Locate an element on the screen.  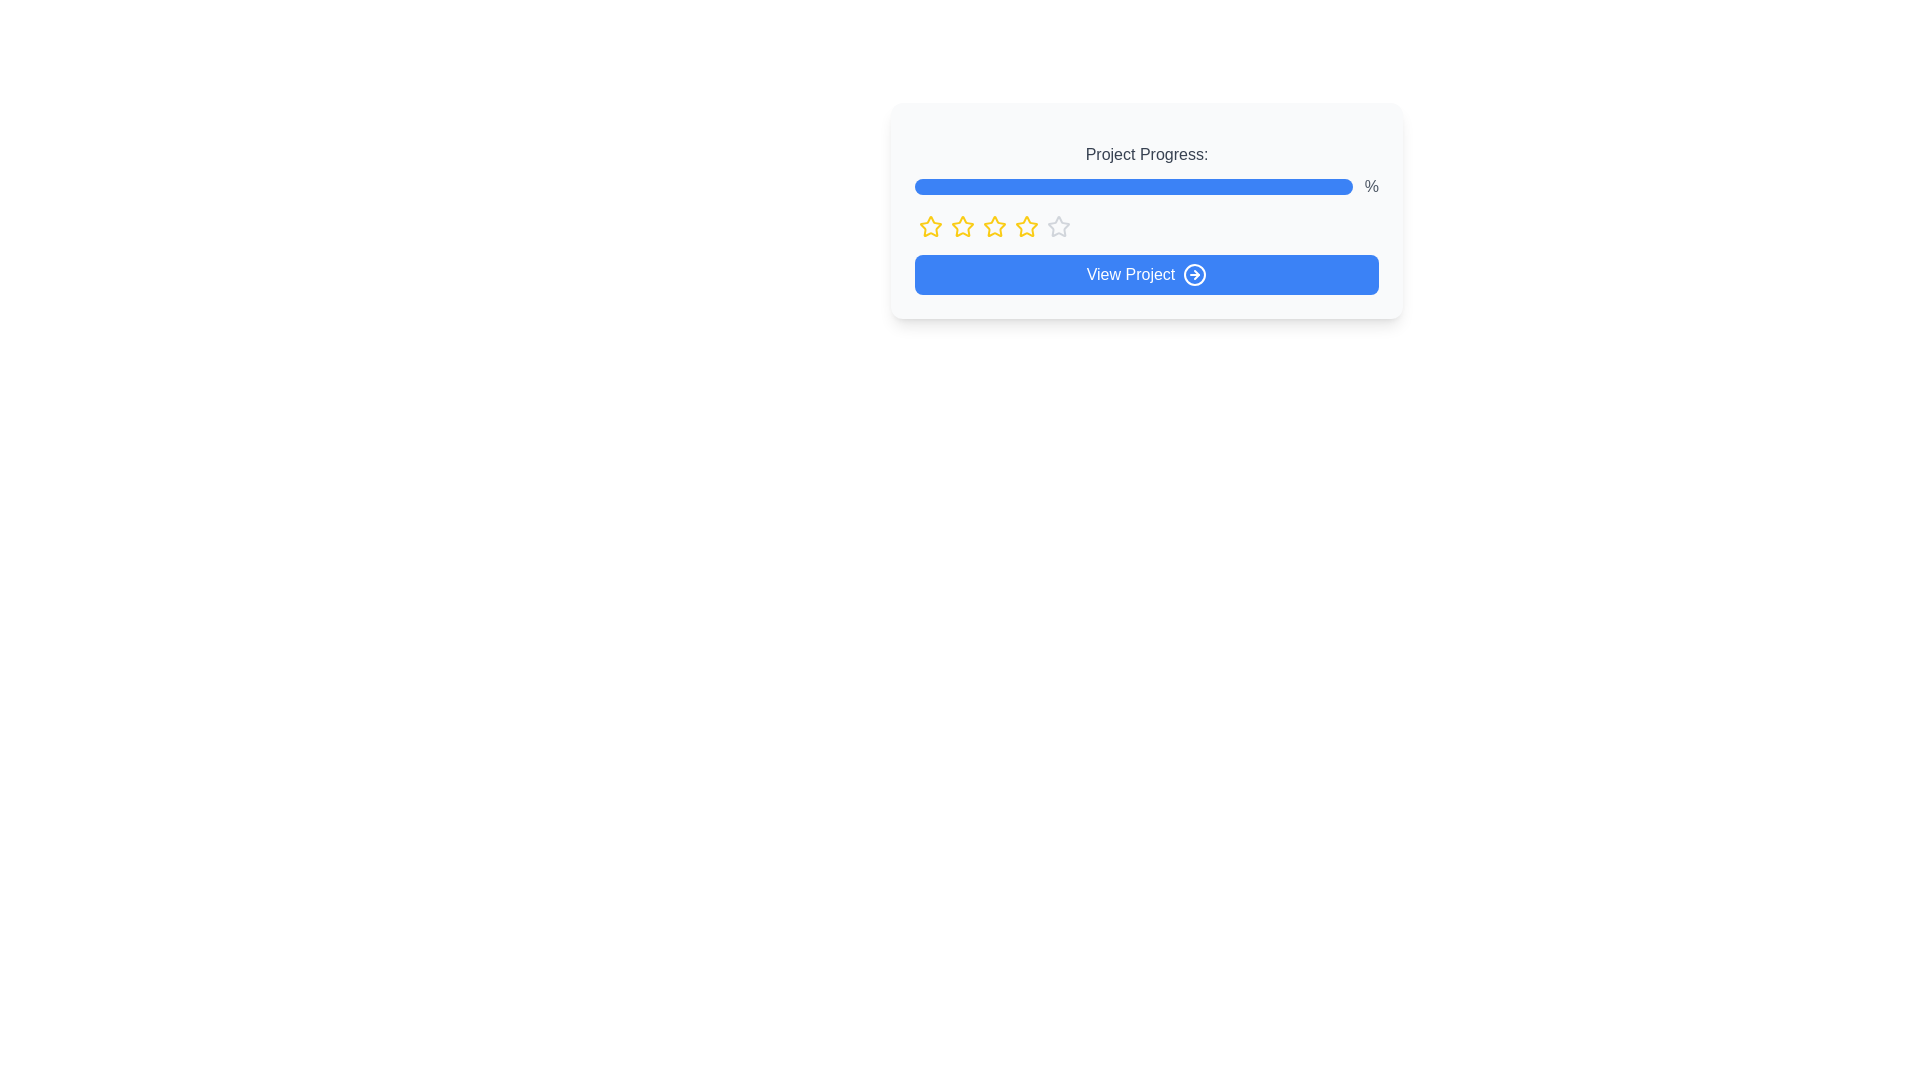
the fourth star-shaped vector icon under the 'Project Progress' header to rate it is located at coordinates (1056, 225).